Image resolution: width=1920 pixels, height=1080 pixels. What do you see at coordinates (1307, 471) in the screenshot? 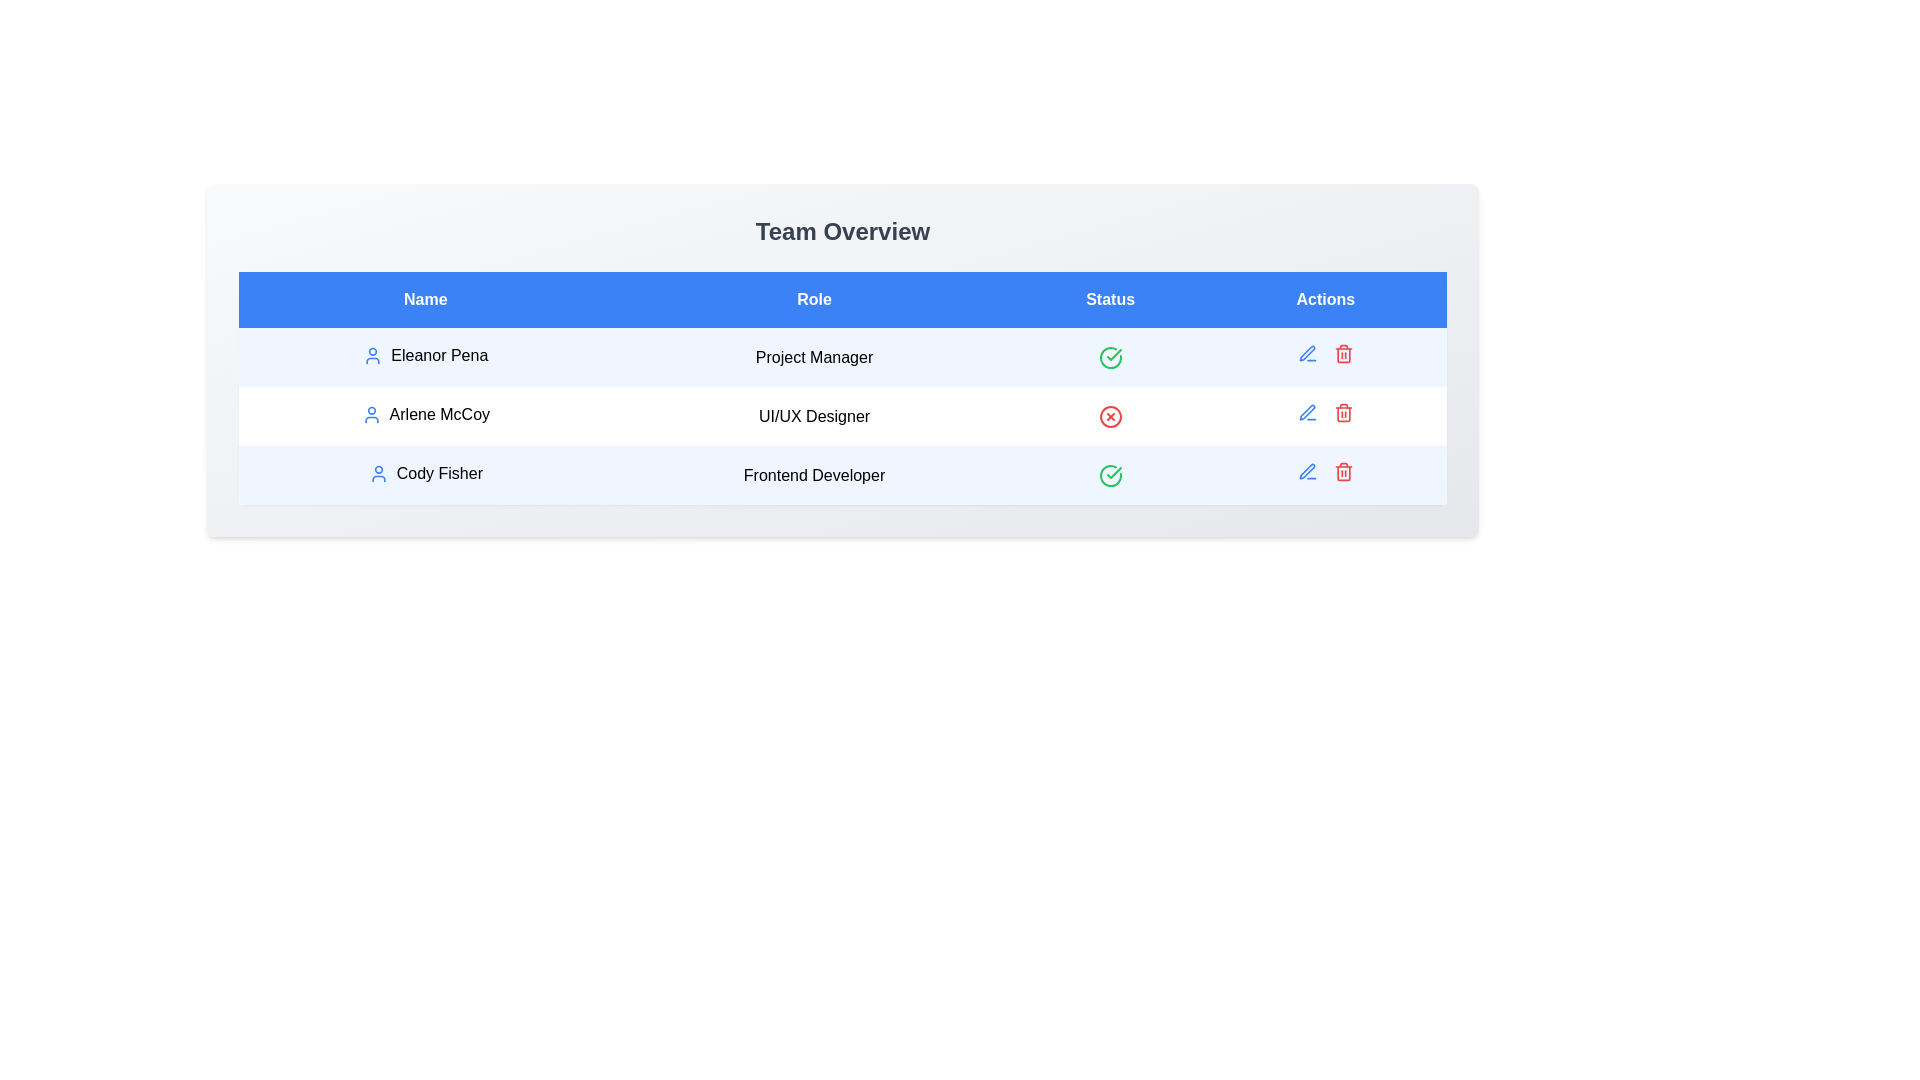
I see `the edit pen icon located in the 'Actions' column for the row corresponding to 'Arlene McCoy'. This icon signifies the ability to modify data related to that entry` at bounding box center [1307, 471].